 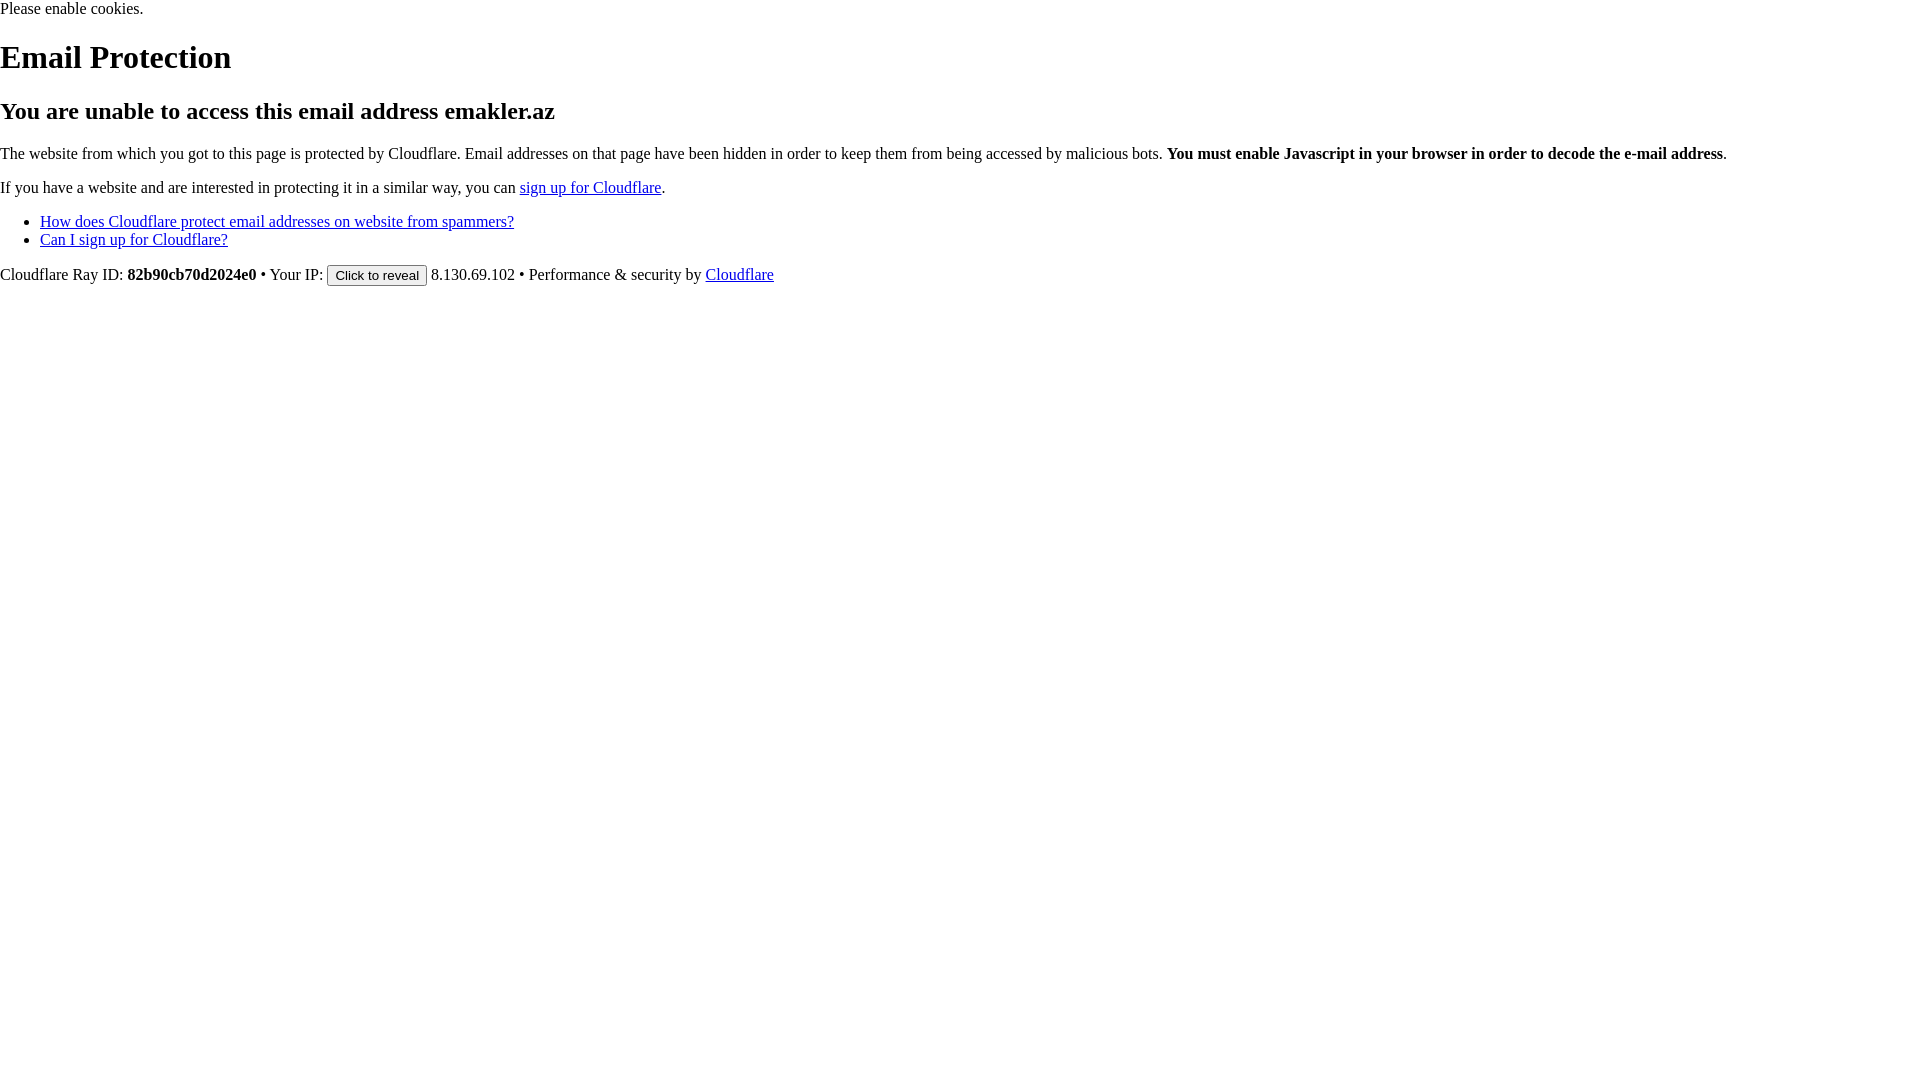 What do you see at coordinates (377, 275) in the screenshot?
I see `'Click to reveal'` at bounding box center [377, 275].